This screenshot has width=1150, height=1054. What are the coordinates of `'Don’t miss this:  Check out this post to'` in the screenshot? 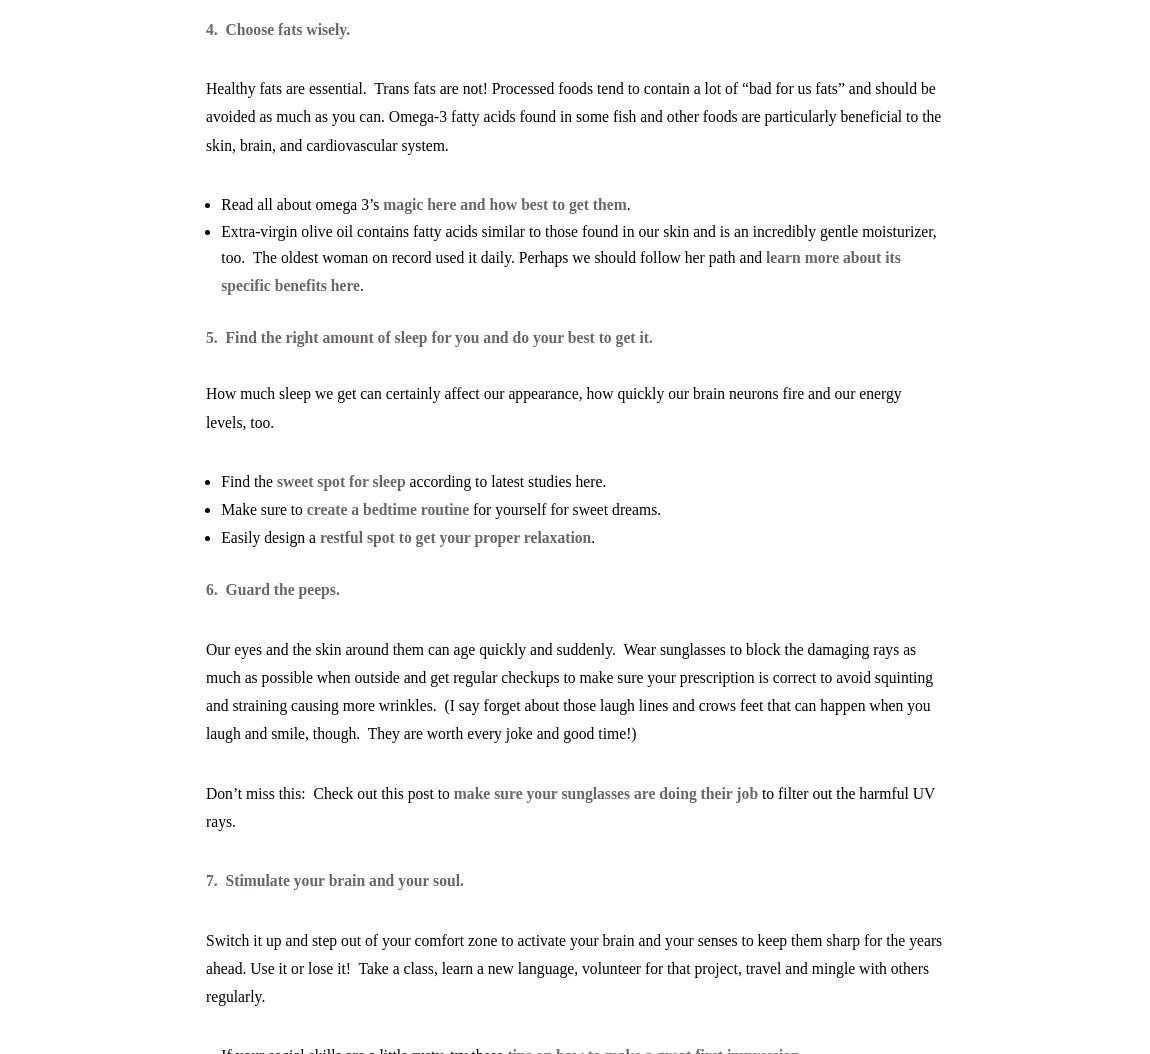 It's located at (329, 791).